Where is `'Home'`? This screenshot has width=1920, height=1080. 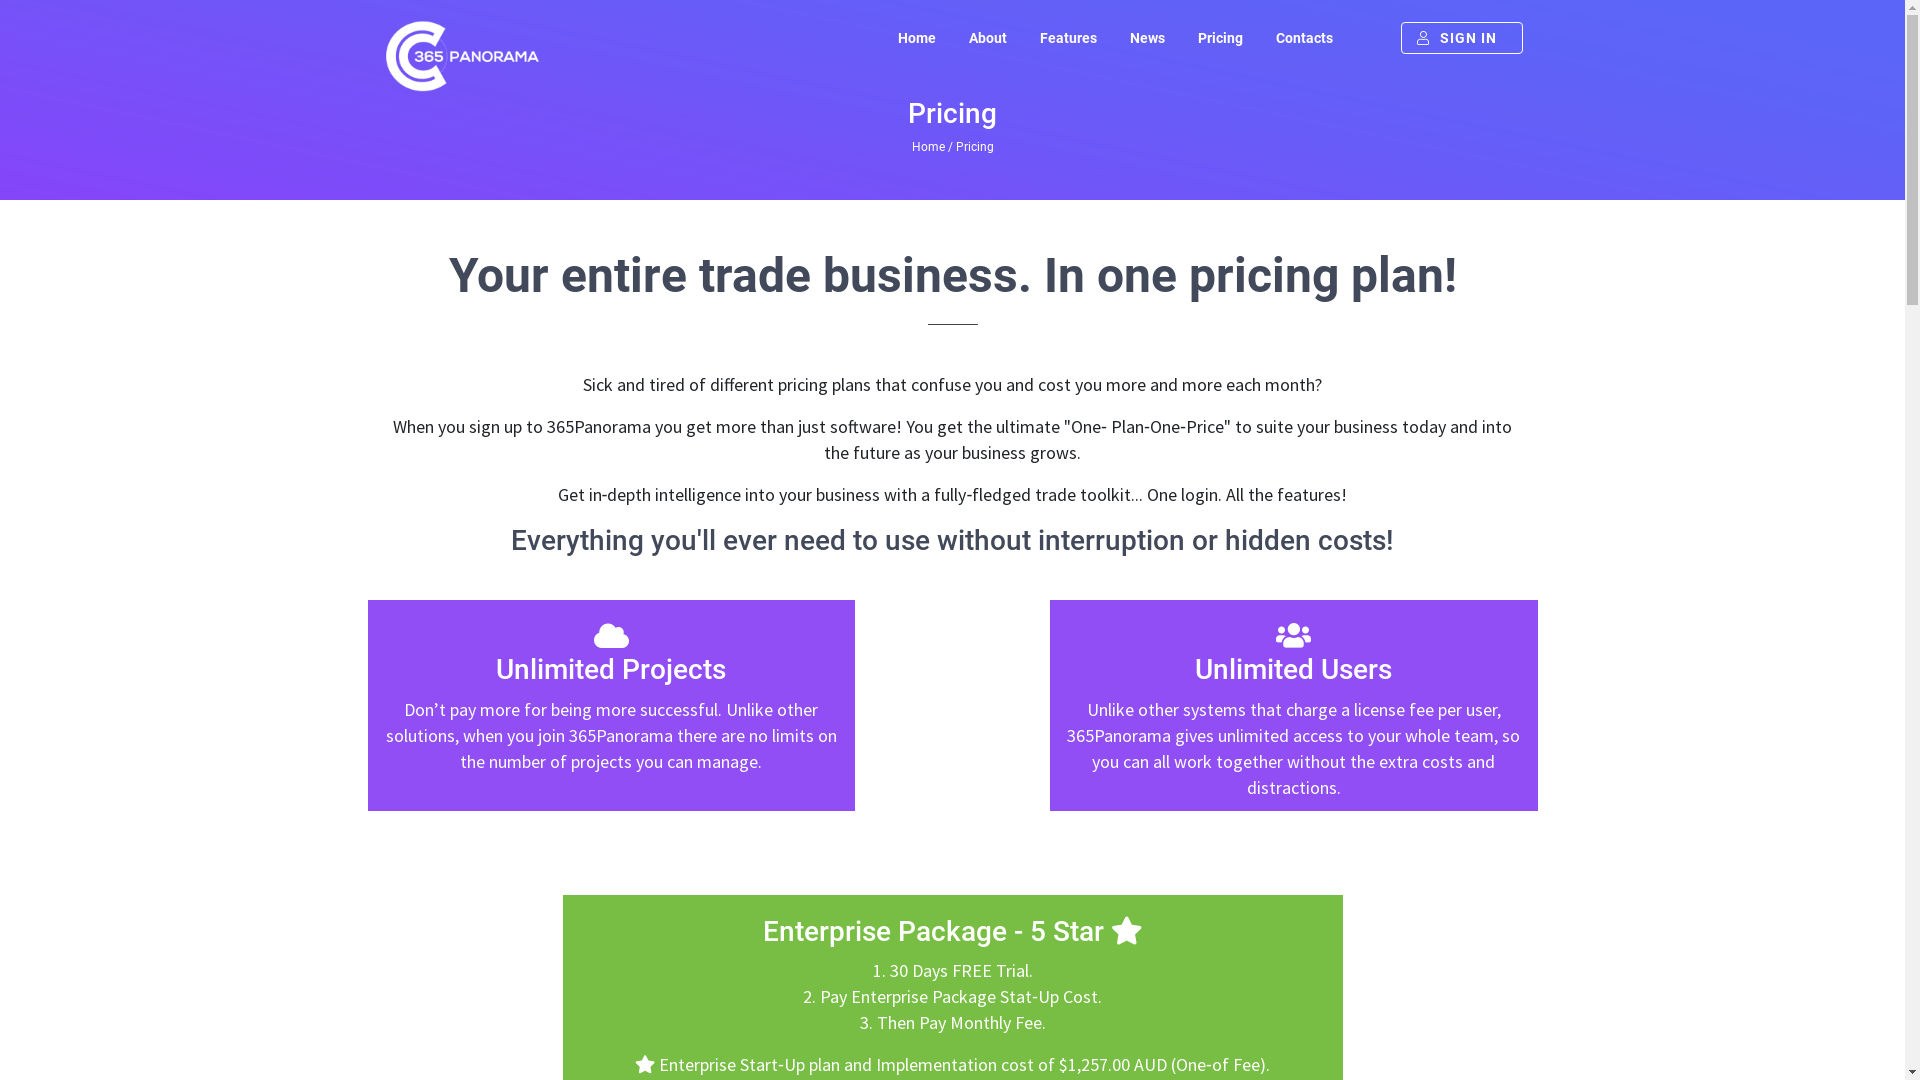
'Home' is located at coordinates (881, 38).